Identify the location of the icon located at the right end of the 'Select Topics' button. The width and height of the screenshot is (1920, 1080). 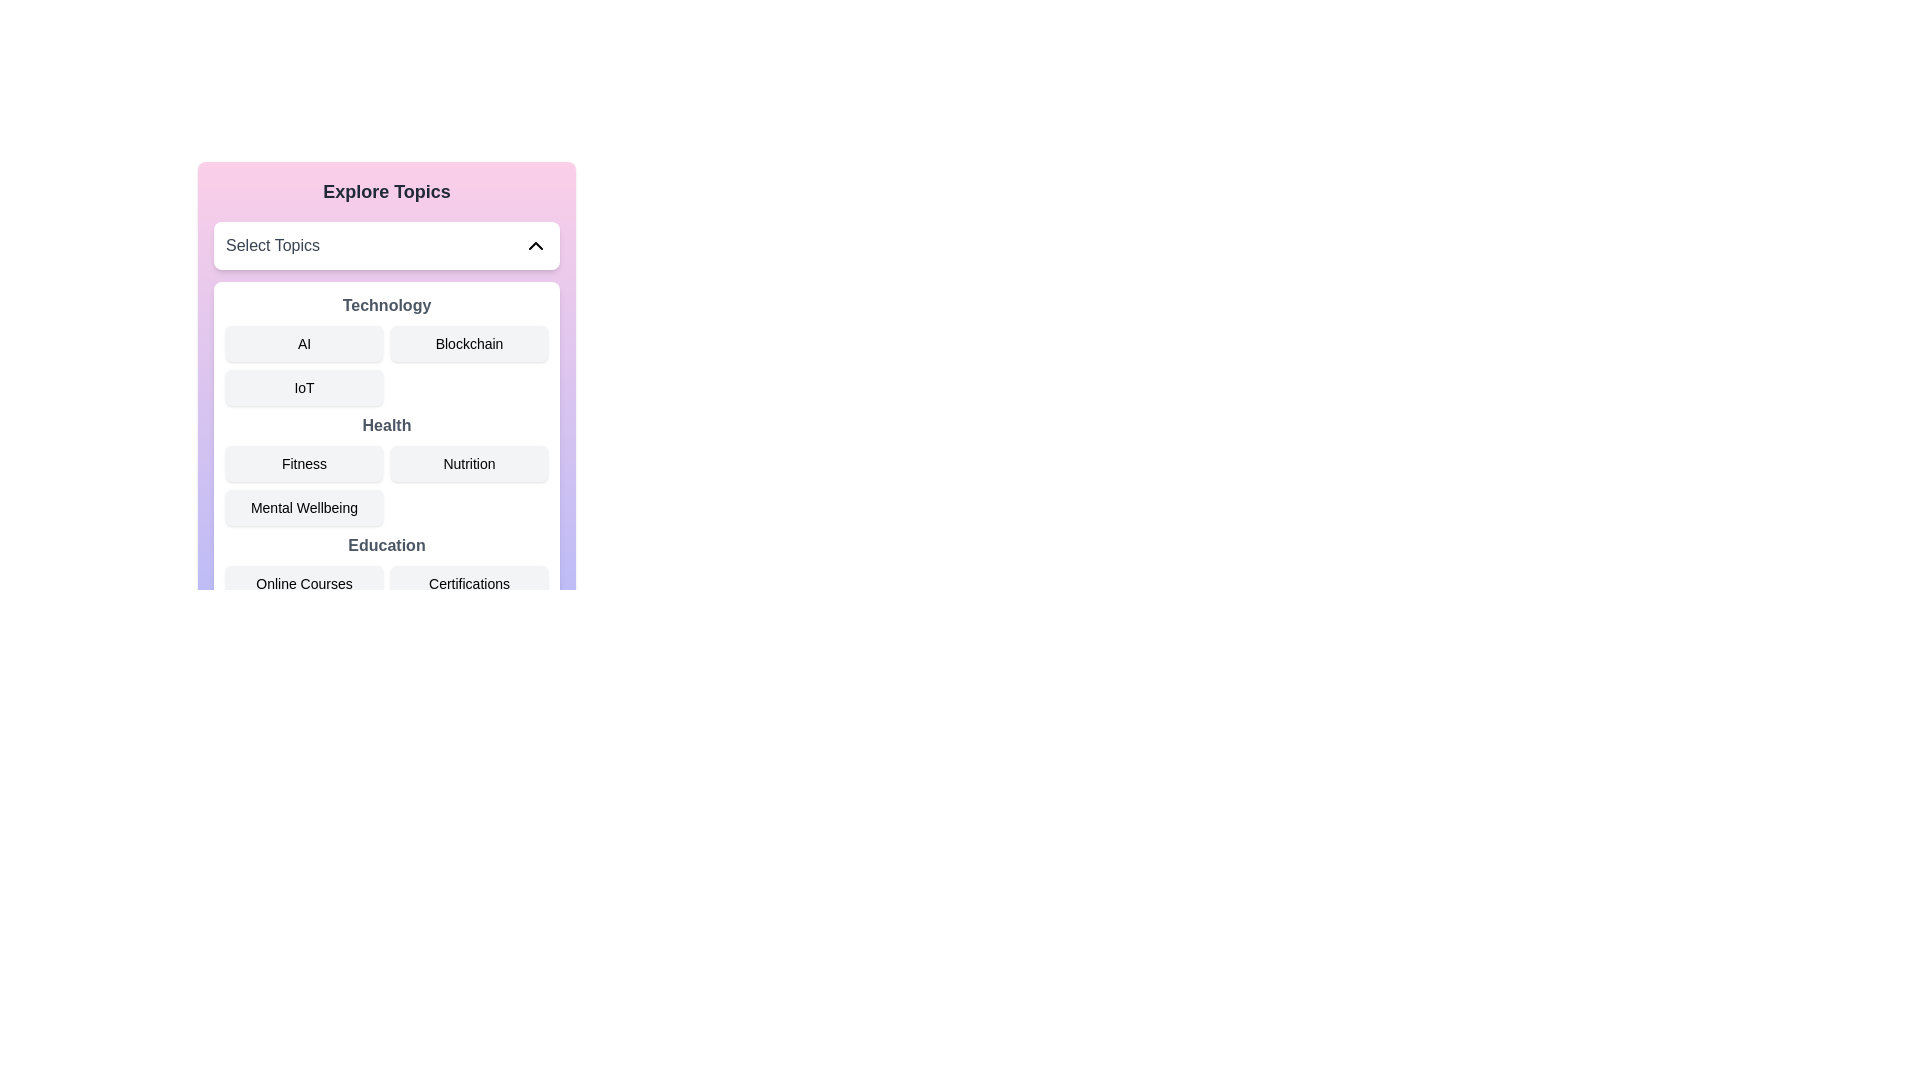
(536, 245).